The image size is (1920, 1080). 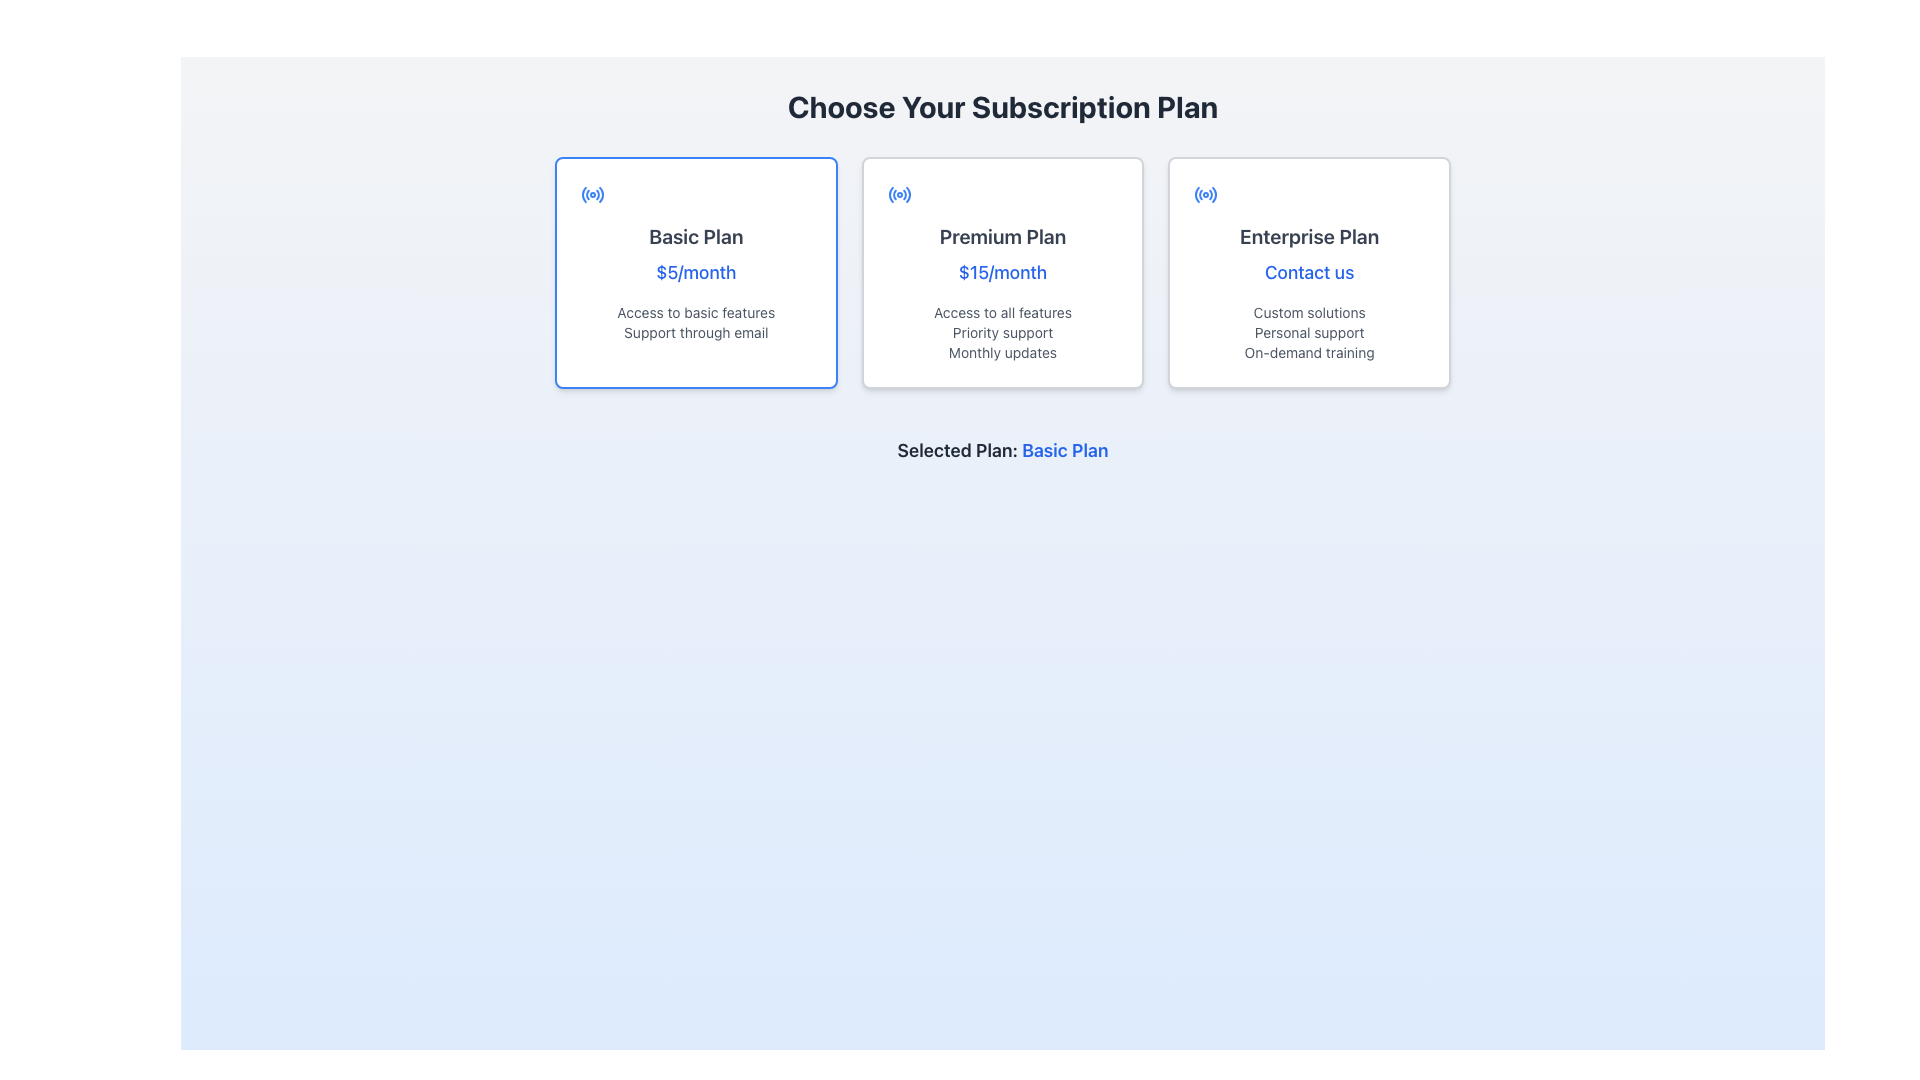 I want to click on the 'Personal support' label, which is the second item in the feature list of the 'Enterprise Plan' card located in the center-right area of the interface, so click(x=1309, y=331).